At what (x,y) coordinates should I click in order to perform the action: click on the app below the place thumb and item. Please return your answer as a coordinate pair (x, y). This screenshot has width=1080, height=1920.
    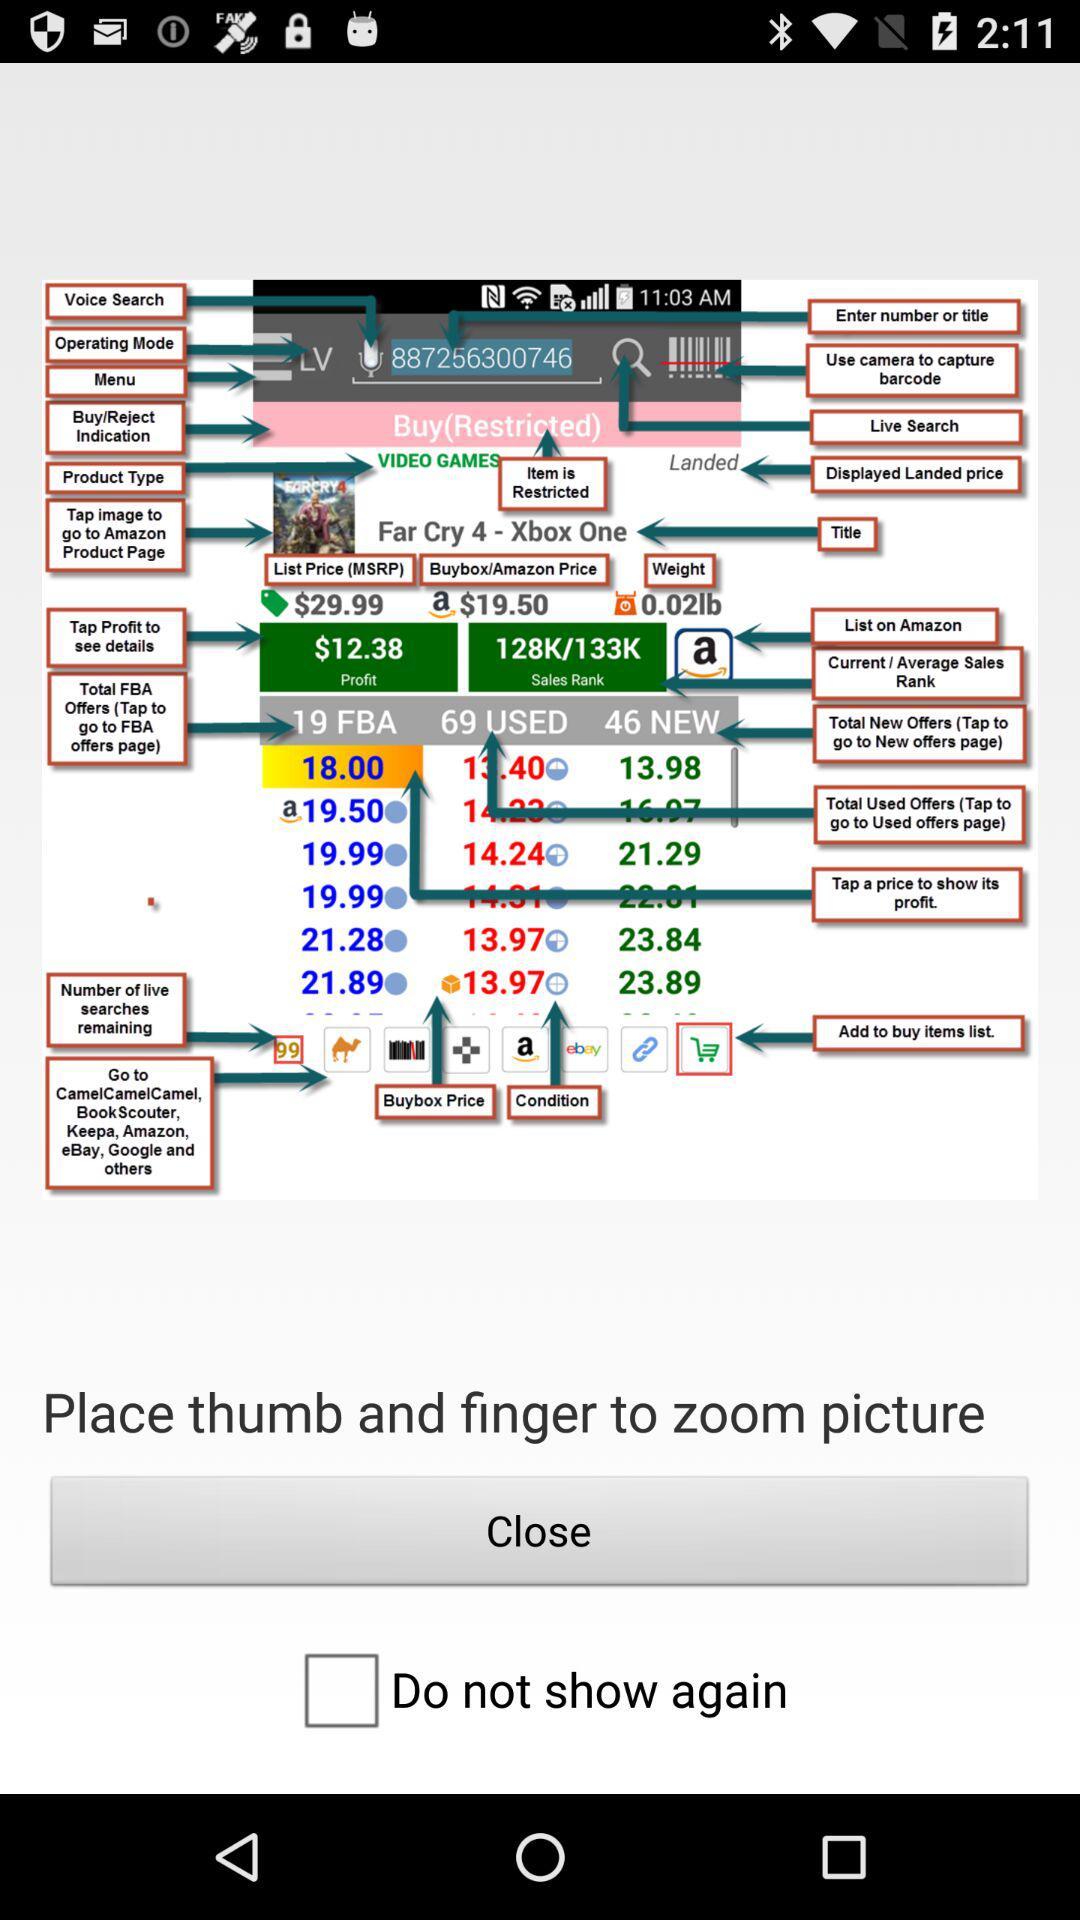
    Looking at the image, I should click on (540, 1535).